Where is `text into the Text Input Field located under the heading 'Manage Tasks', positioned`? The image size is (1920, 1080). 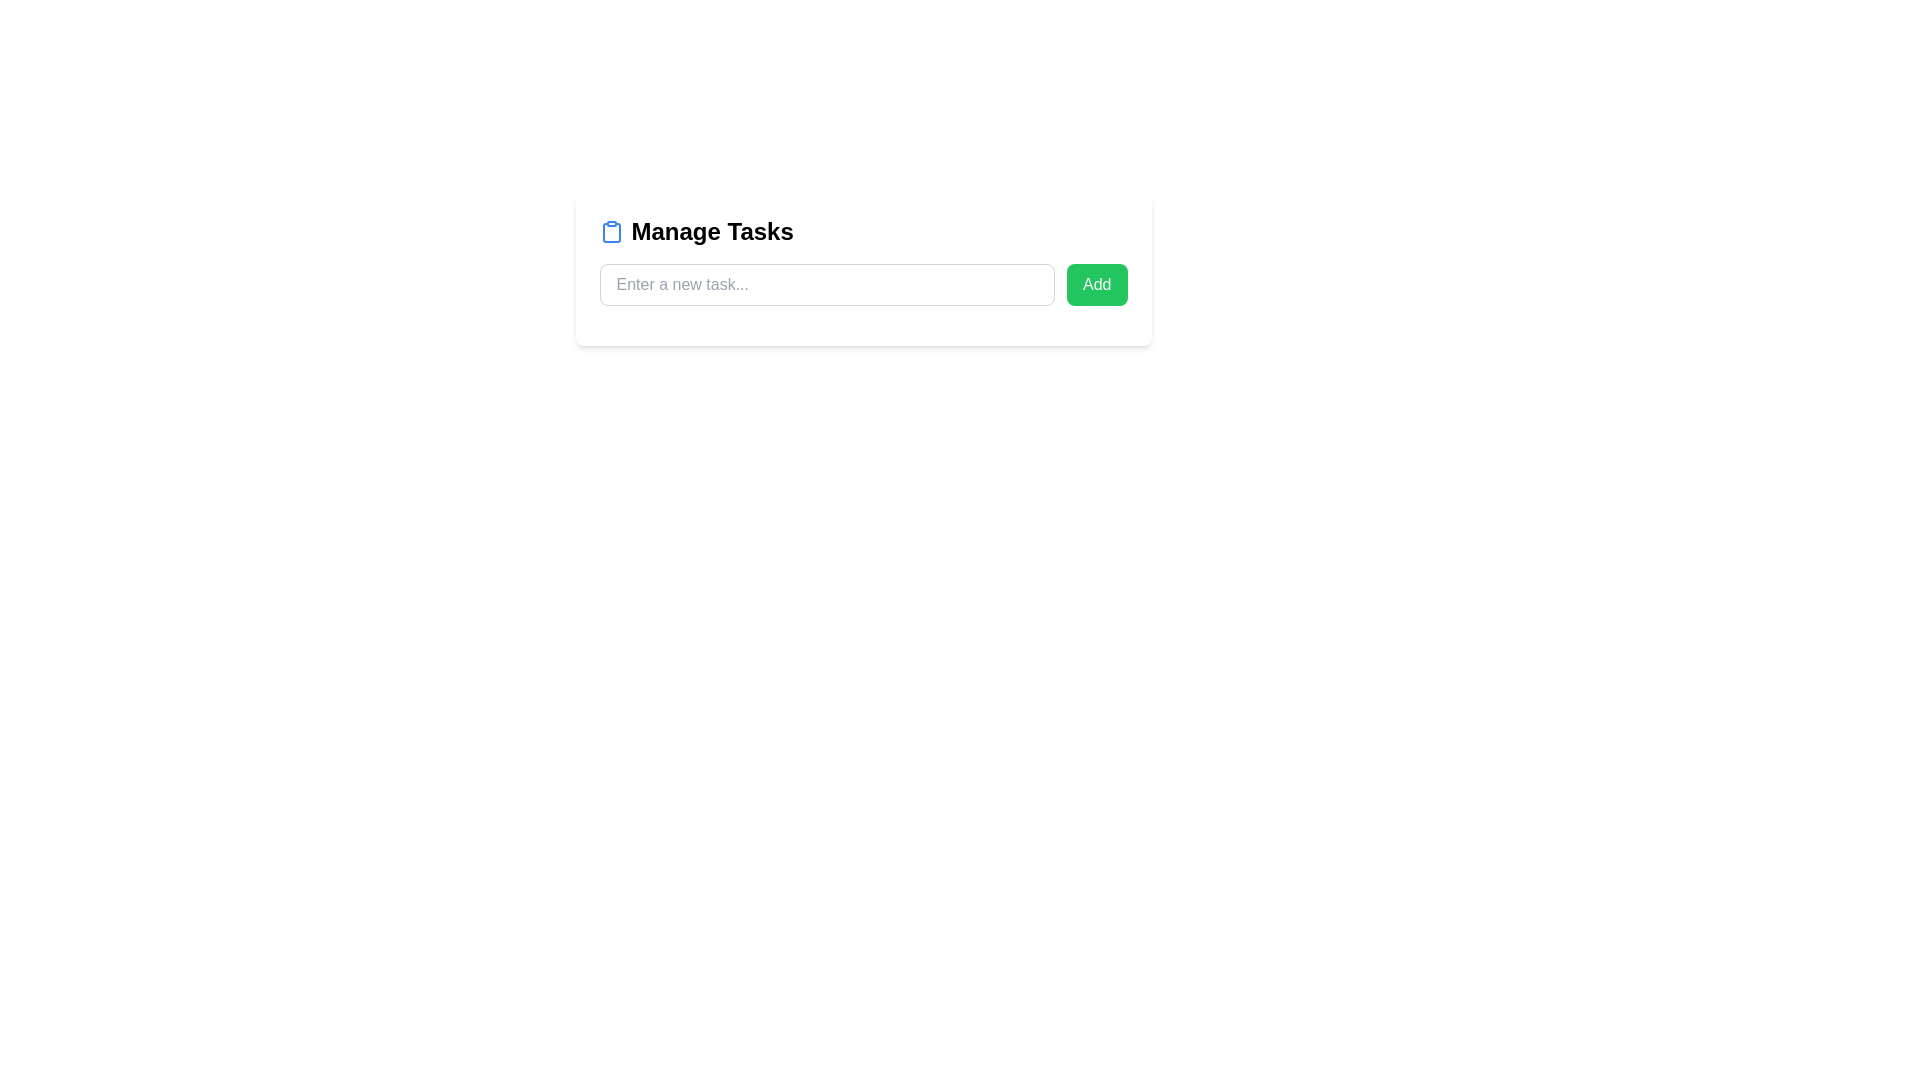
text into the Text Input Field located under the heading 'Manage Tasks', positioned is located at coordinates (827, 285).